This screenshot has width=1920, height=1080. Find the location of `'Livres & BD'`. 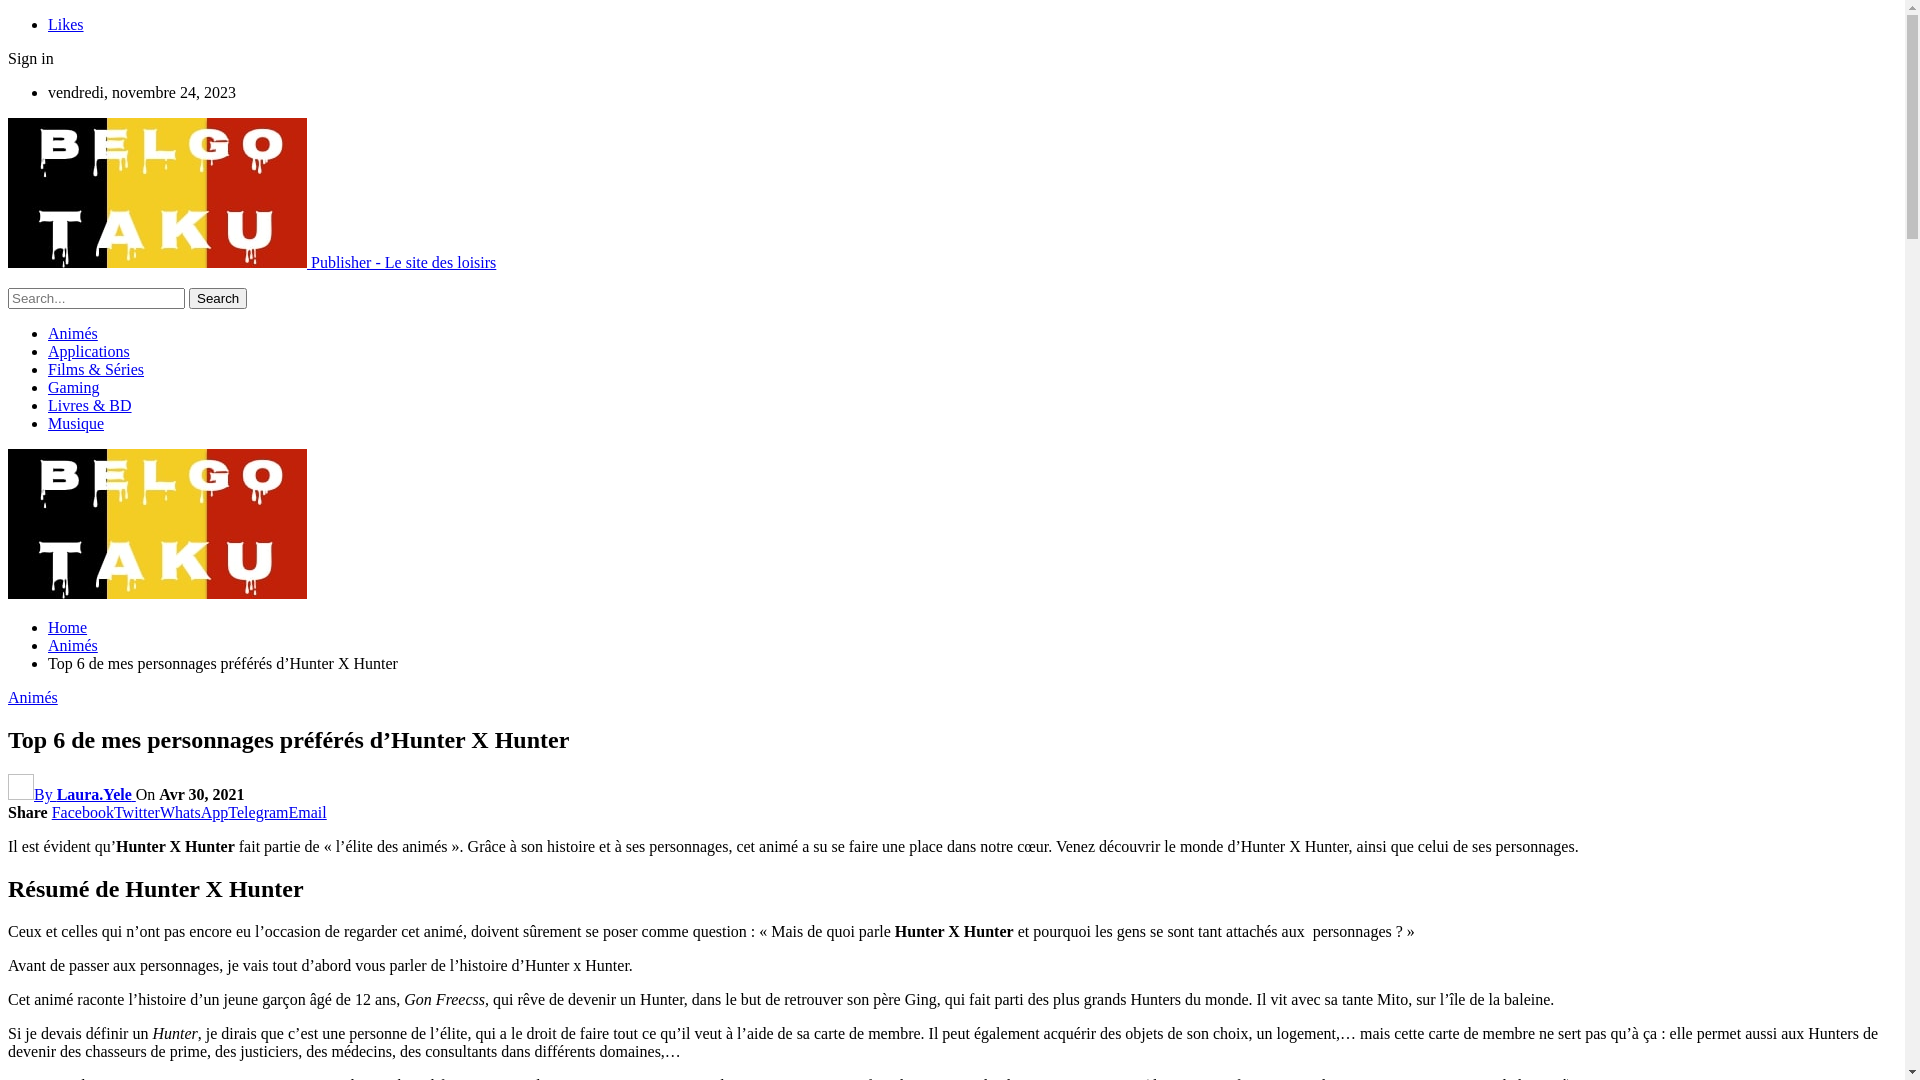

'Livres & BD' is located at coordinates (89, 405).